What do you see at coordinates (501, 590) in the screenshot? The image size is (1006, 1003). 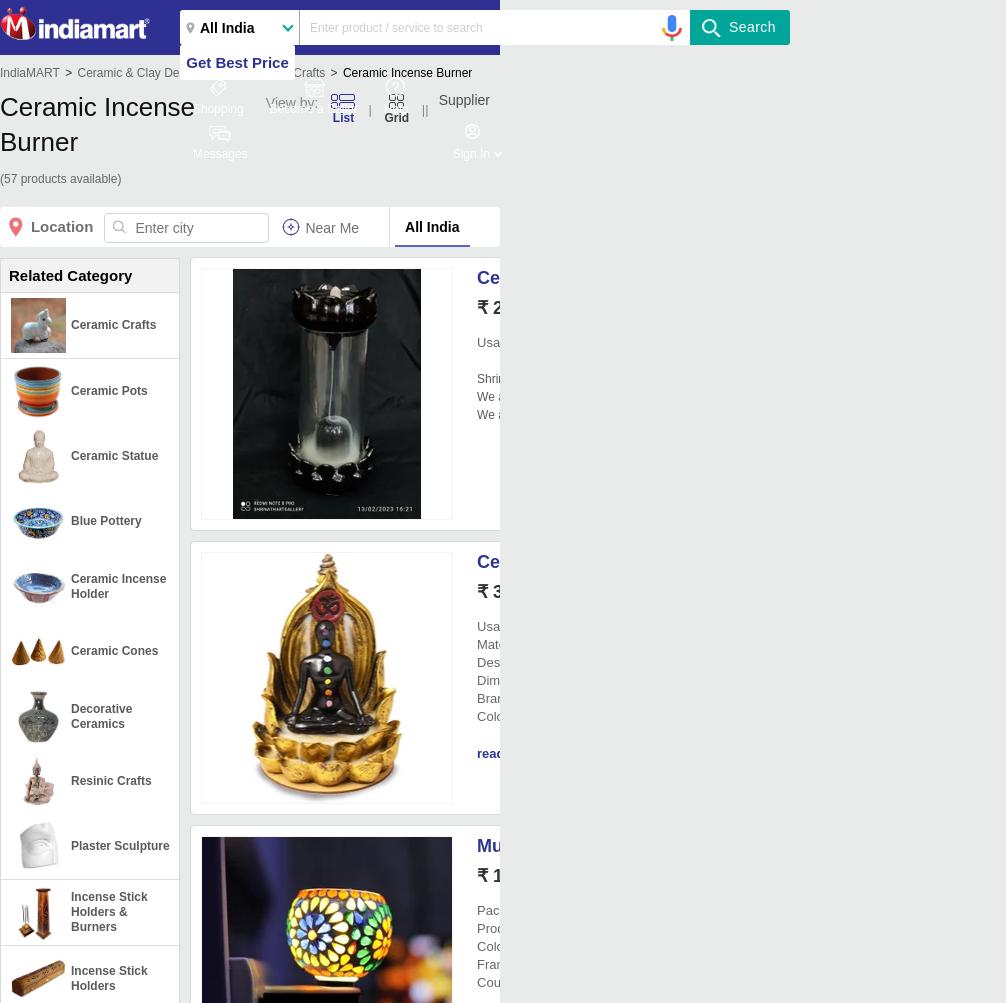 I see `'₹ 350/'` at bounding box center [501, 590].